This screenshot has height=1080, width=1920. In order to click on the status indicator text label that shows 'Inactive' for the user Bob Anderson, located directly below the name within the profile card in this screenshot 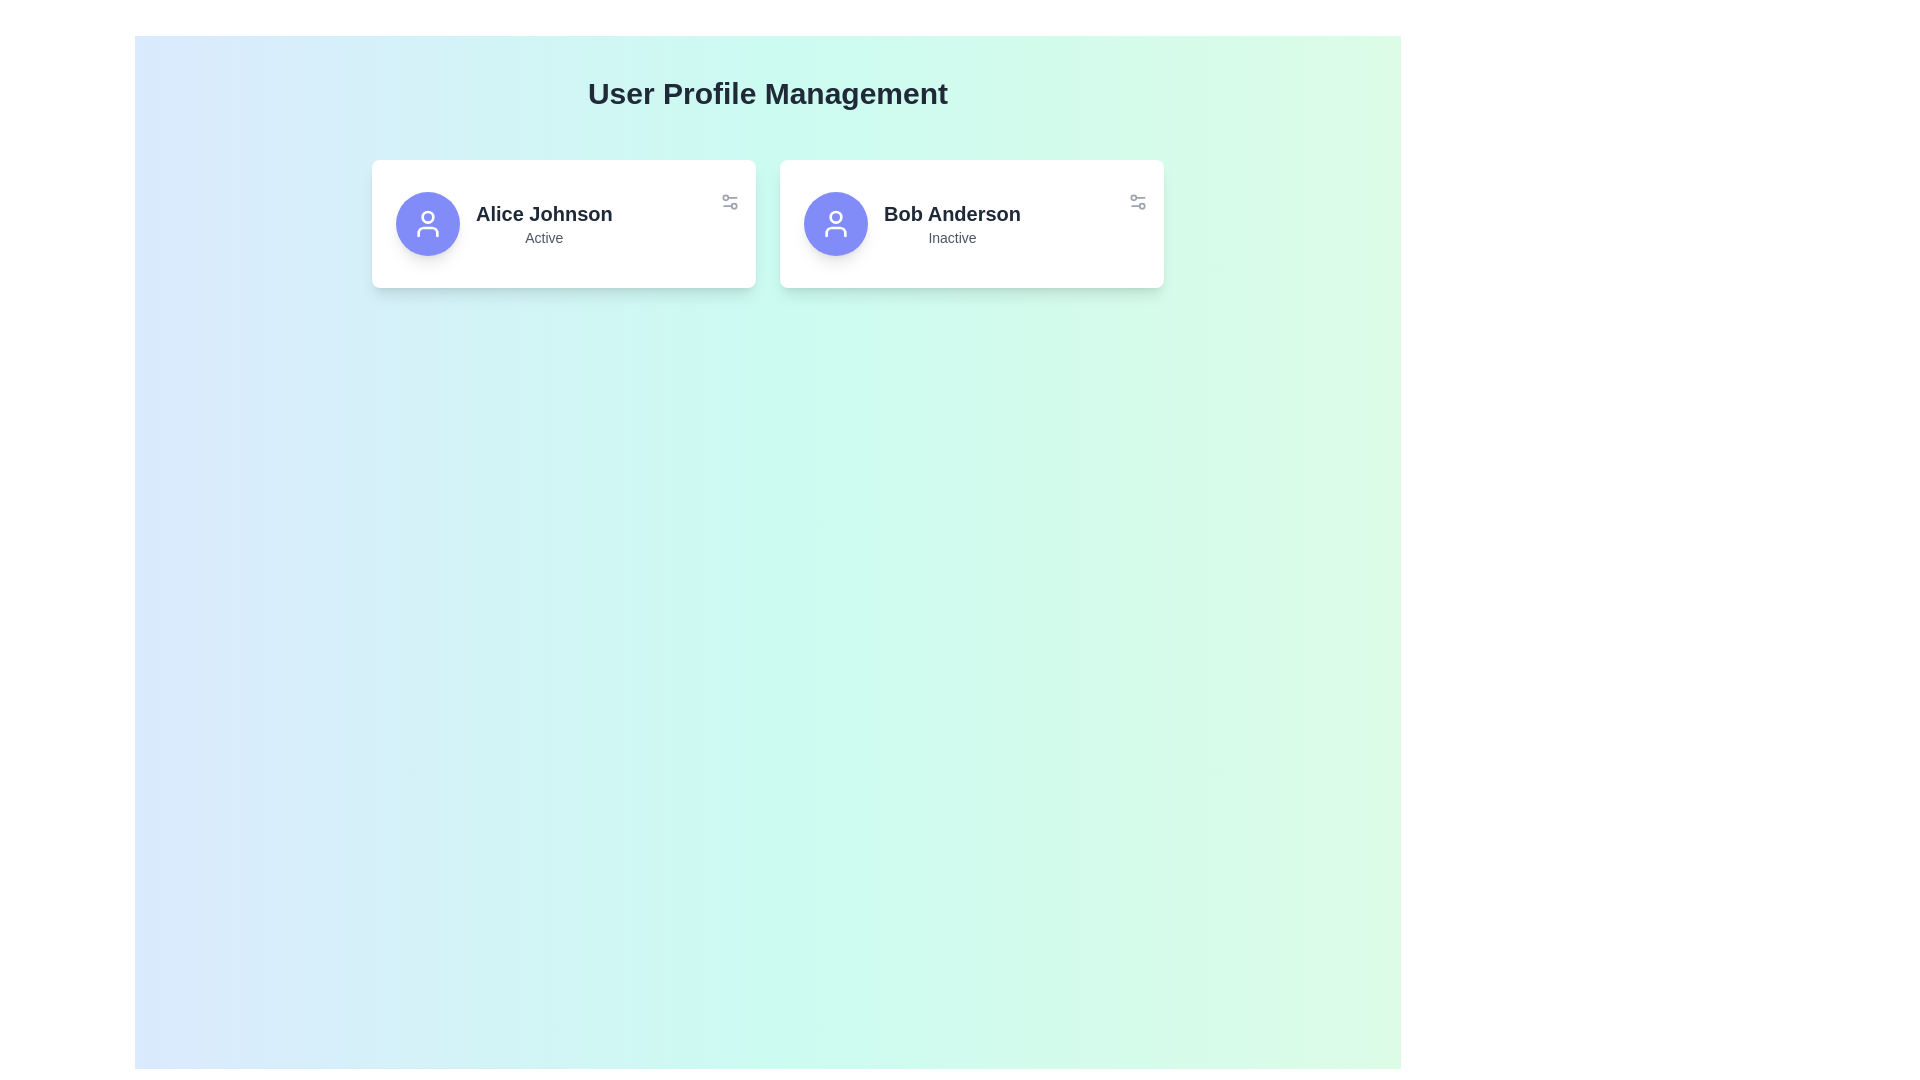, I will do `click(951, 237)`.